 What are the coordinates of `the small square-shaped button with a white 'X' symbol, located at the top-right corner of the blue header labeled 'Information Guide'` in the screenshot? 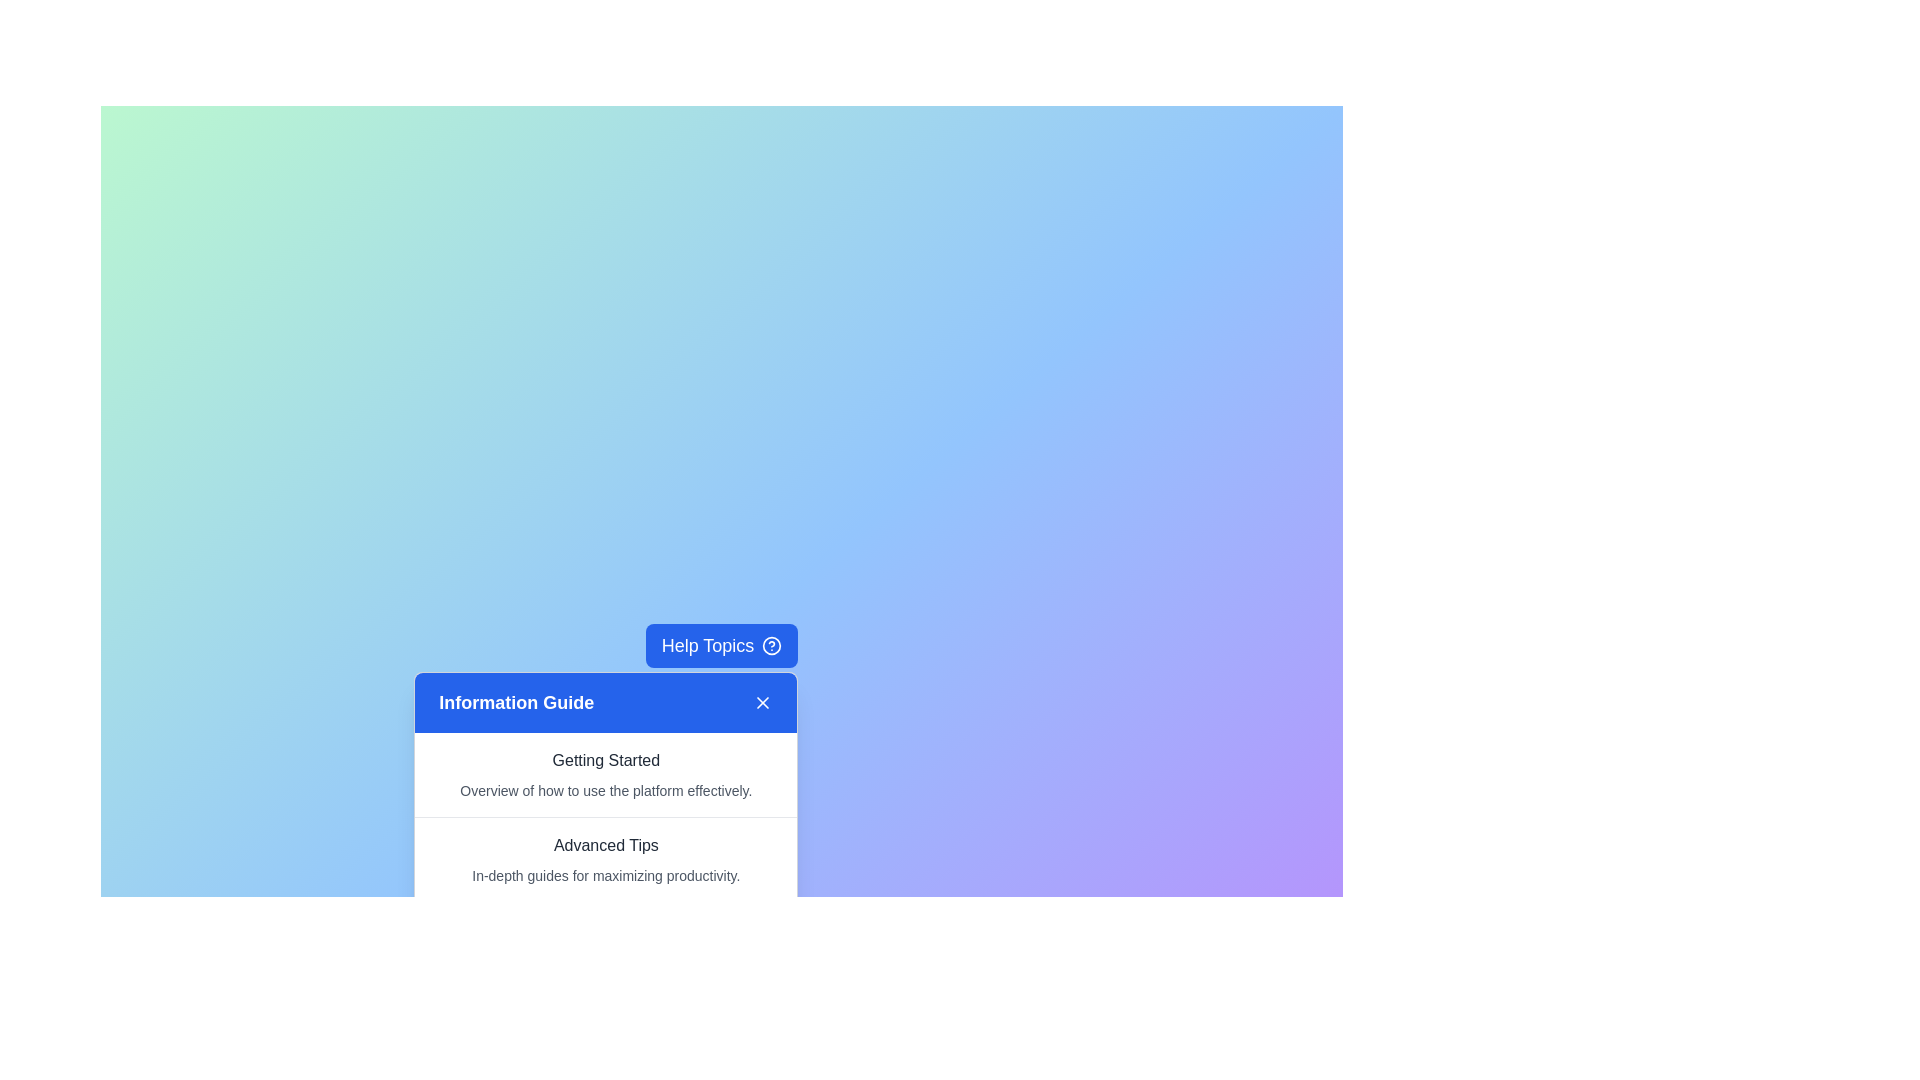 It's located at (762, 701).